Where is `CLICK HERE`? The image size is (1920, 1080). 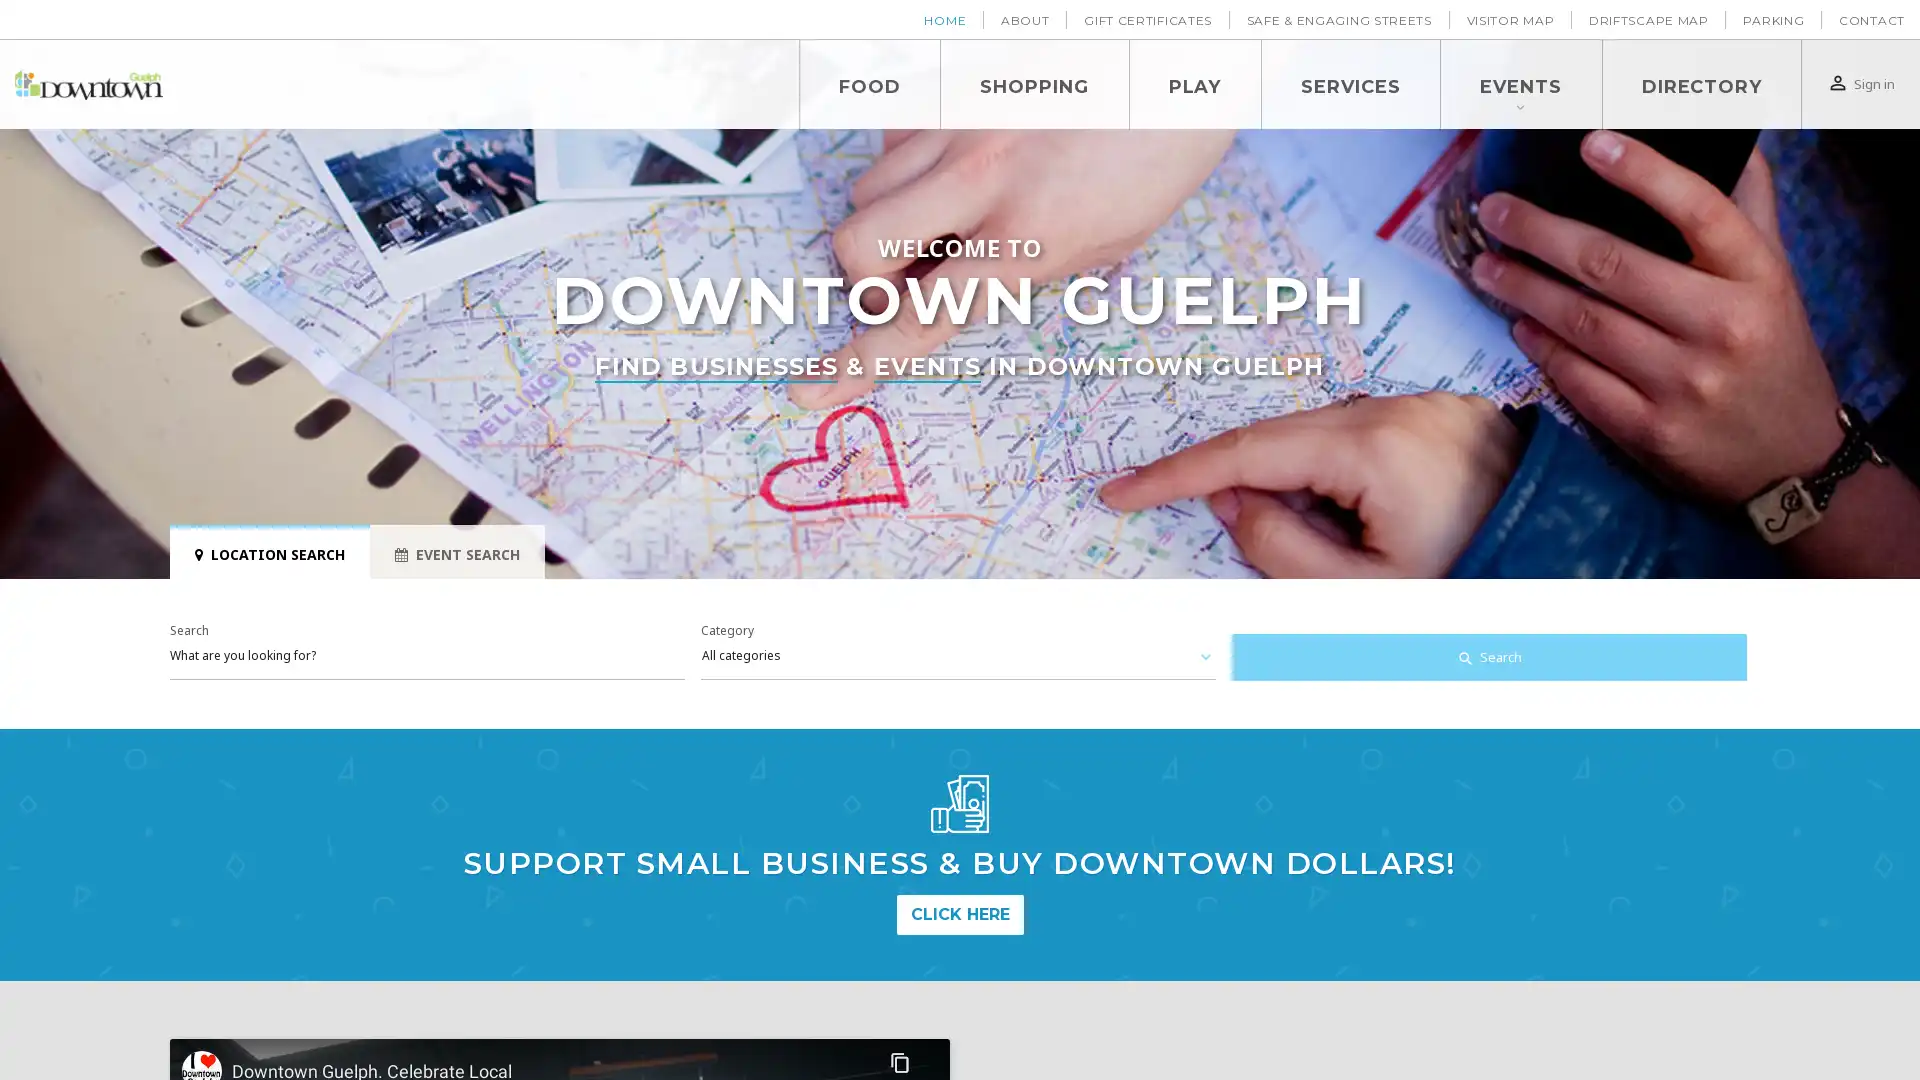
CLICK HERE is located at coordinates (958, 914).